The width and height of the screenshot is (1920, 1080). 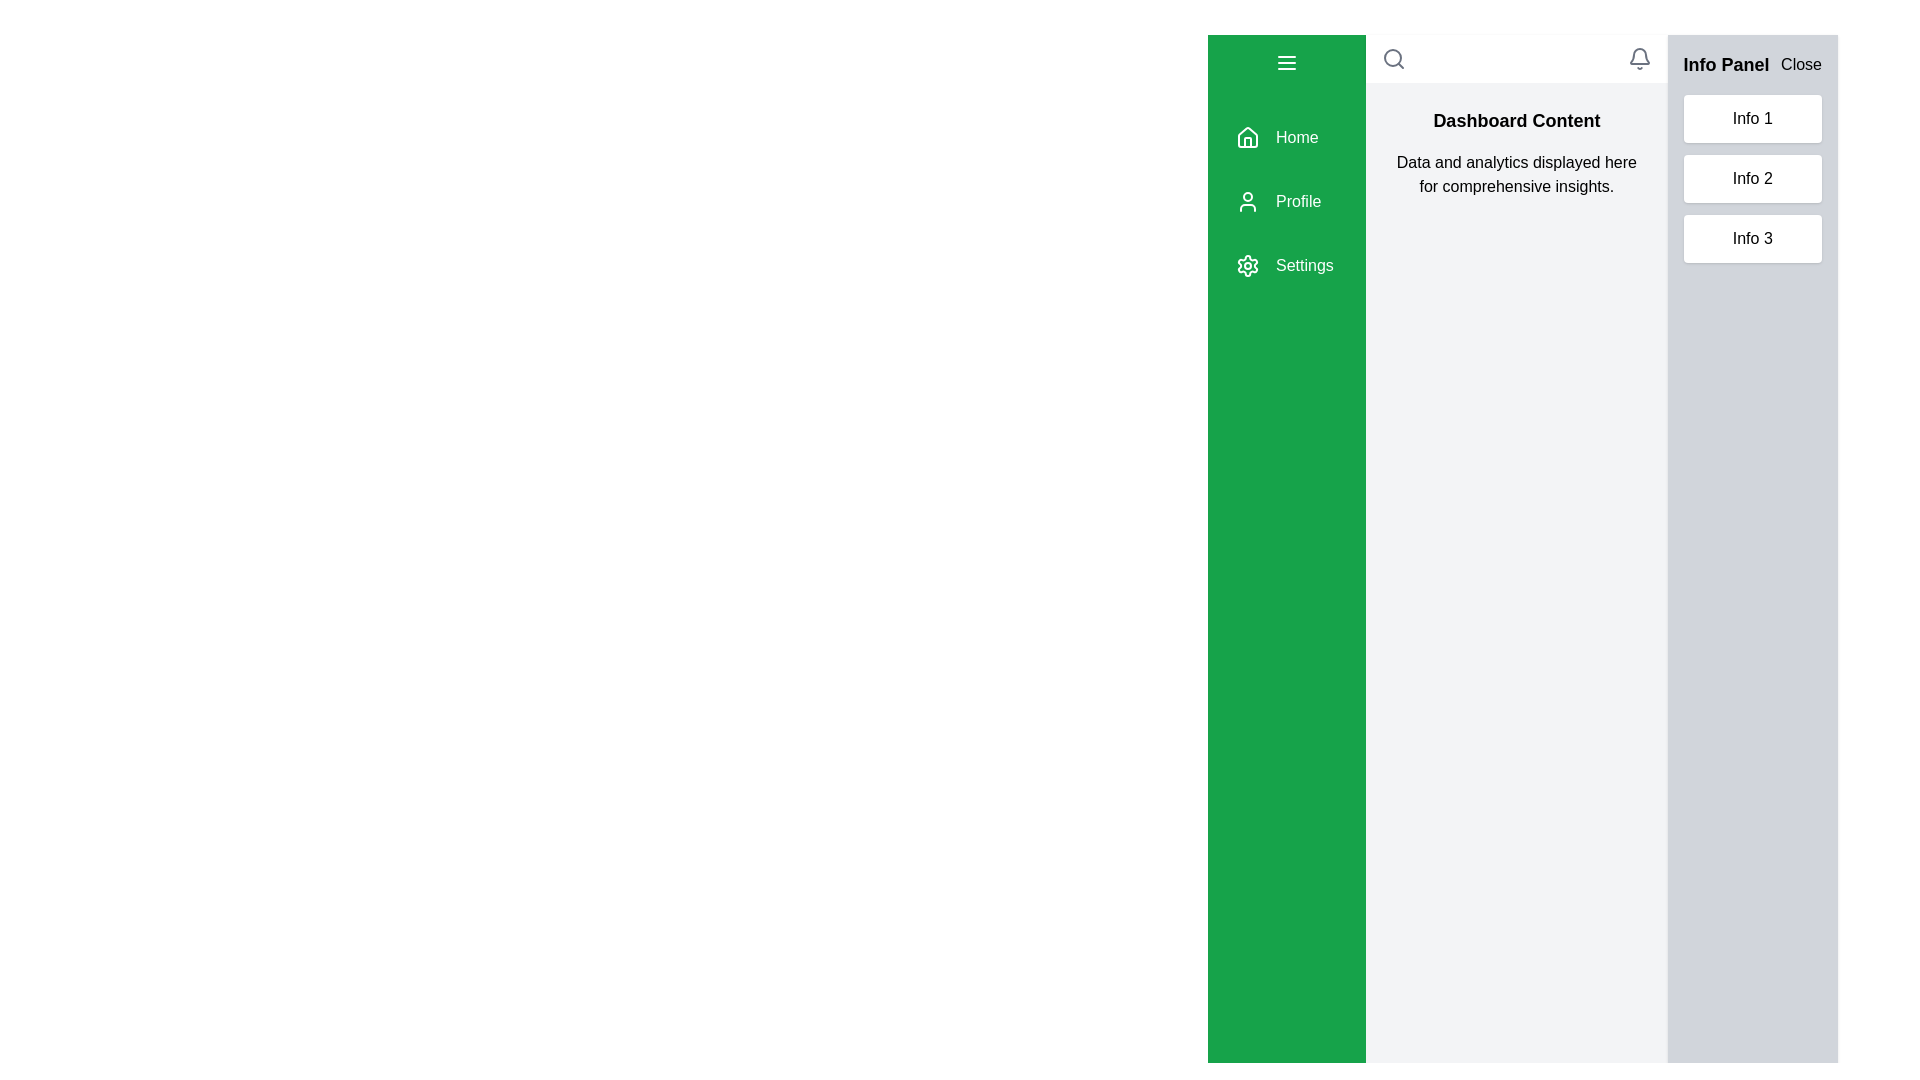 What do you see at coordinates (1297, 137) in the screenshot?
I see `the 'Home' text label, which is styled with white text on a green background, located at the top of the left sidebar navigation list` at bounding box center [1297, 137].